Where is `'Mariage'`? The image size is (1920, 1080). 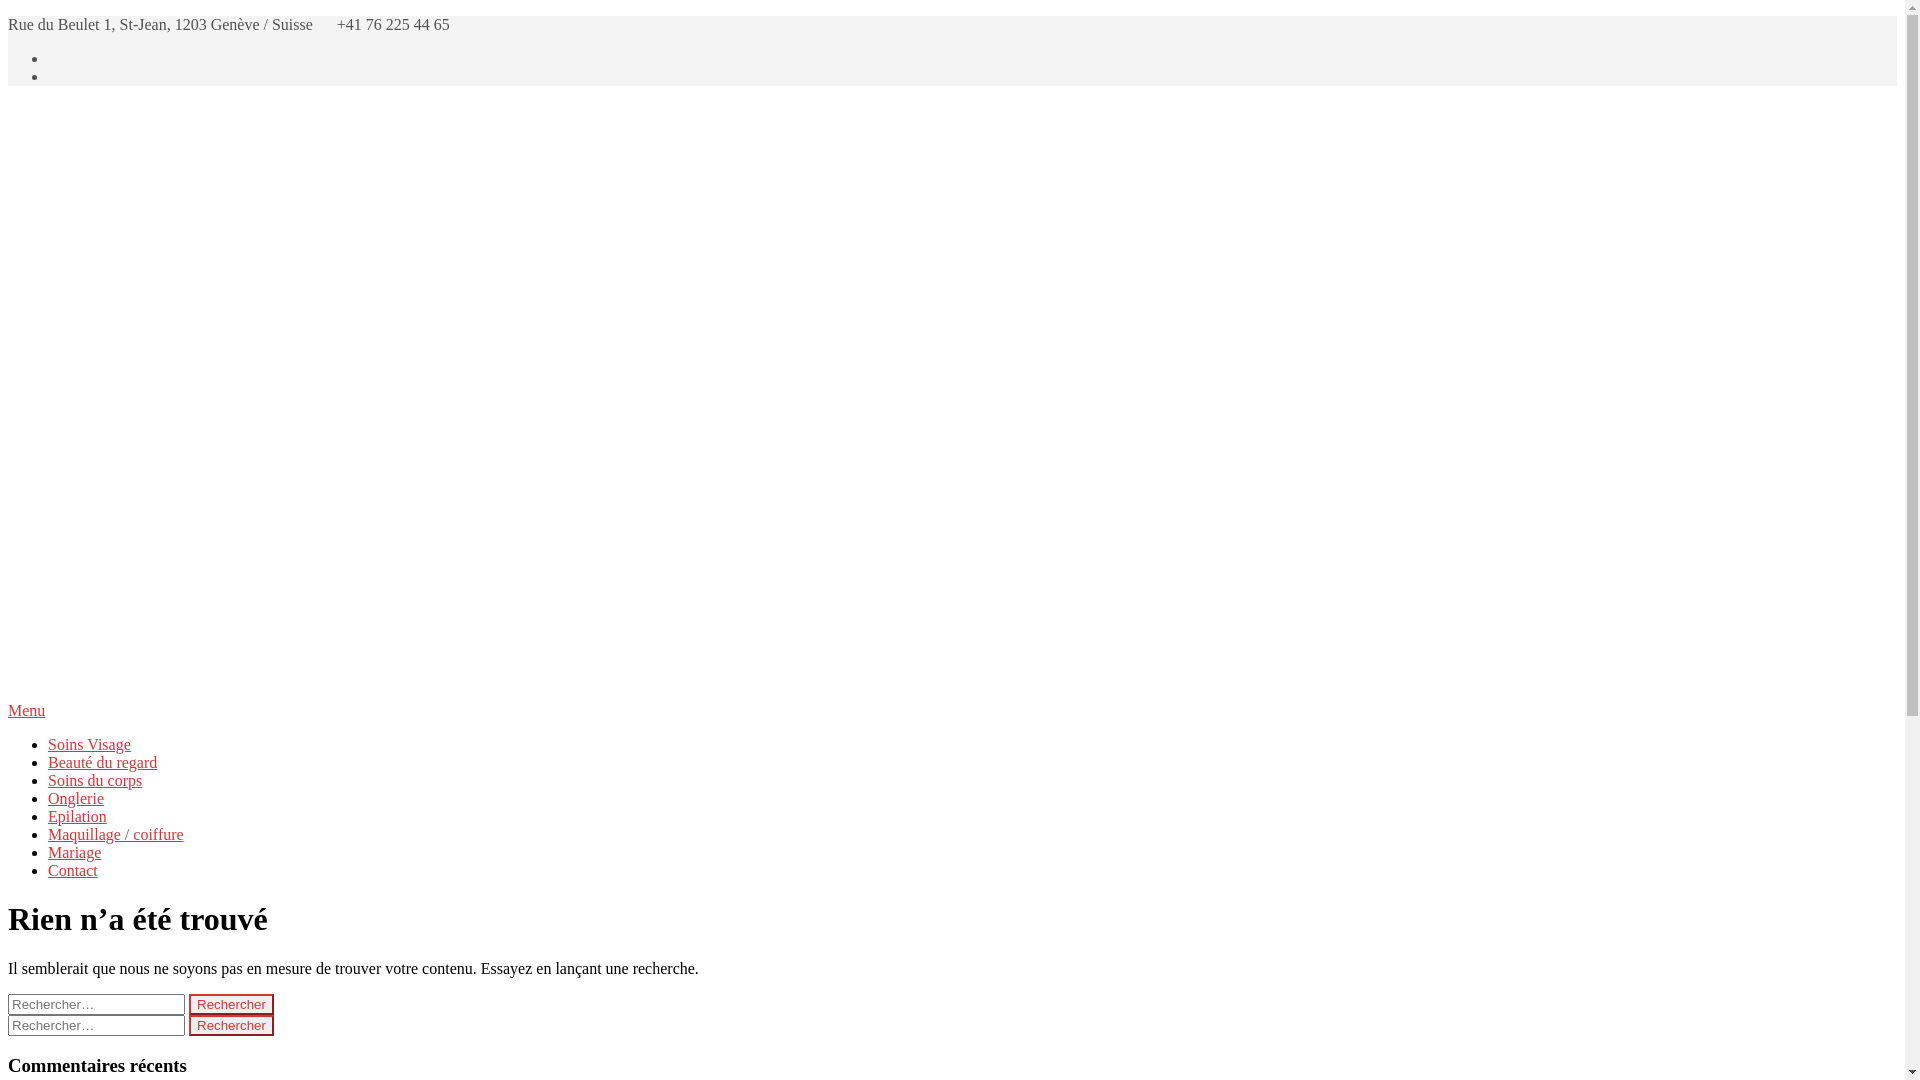 'Mariage' is located at coordinates (74, 852).